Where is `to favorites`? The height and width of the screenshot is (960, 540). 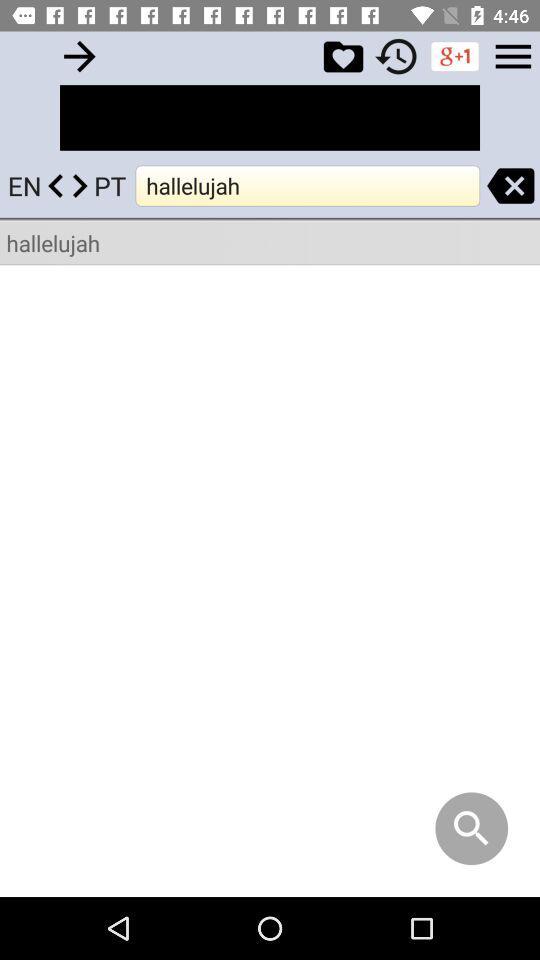
to favorites is located at coordinates (342, 55).